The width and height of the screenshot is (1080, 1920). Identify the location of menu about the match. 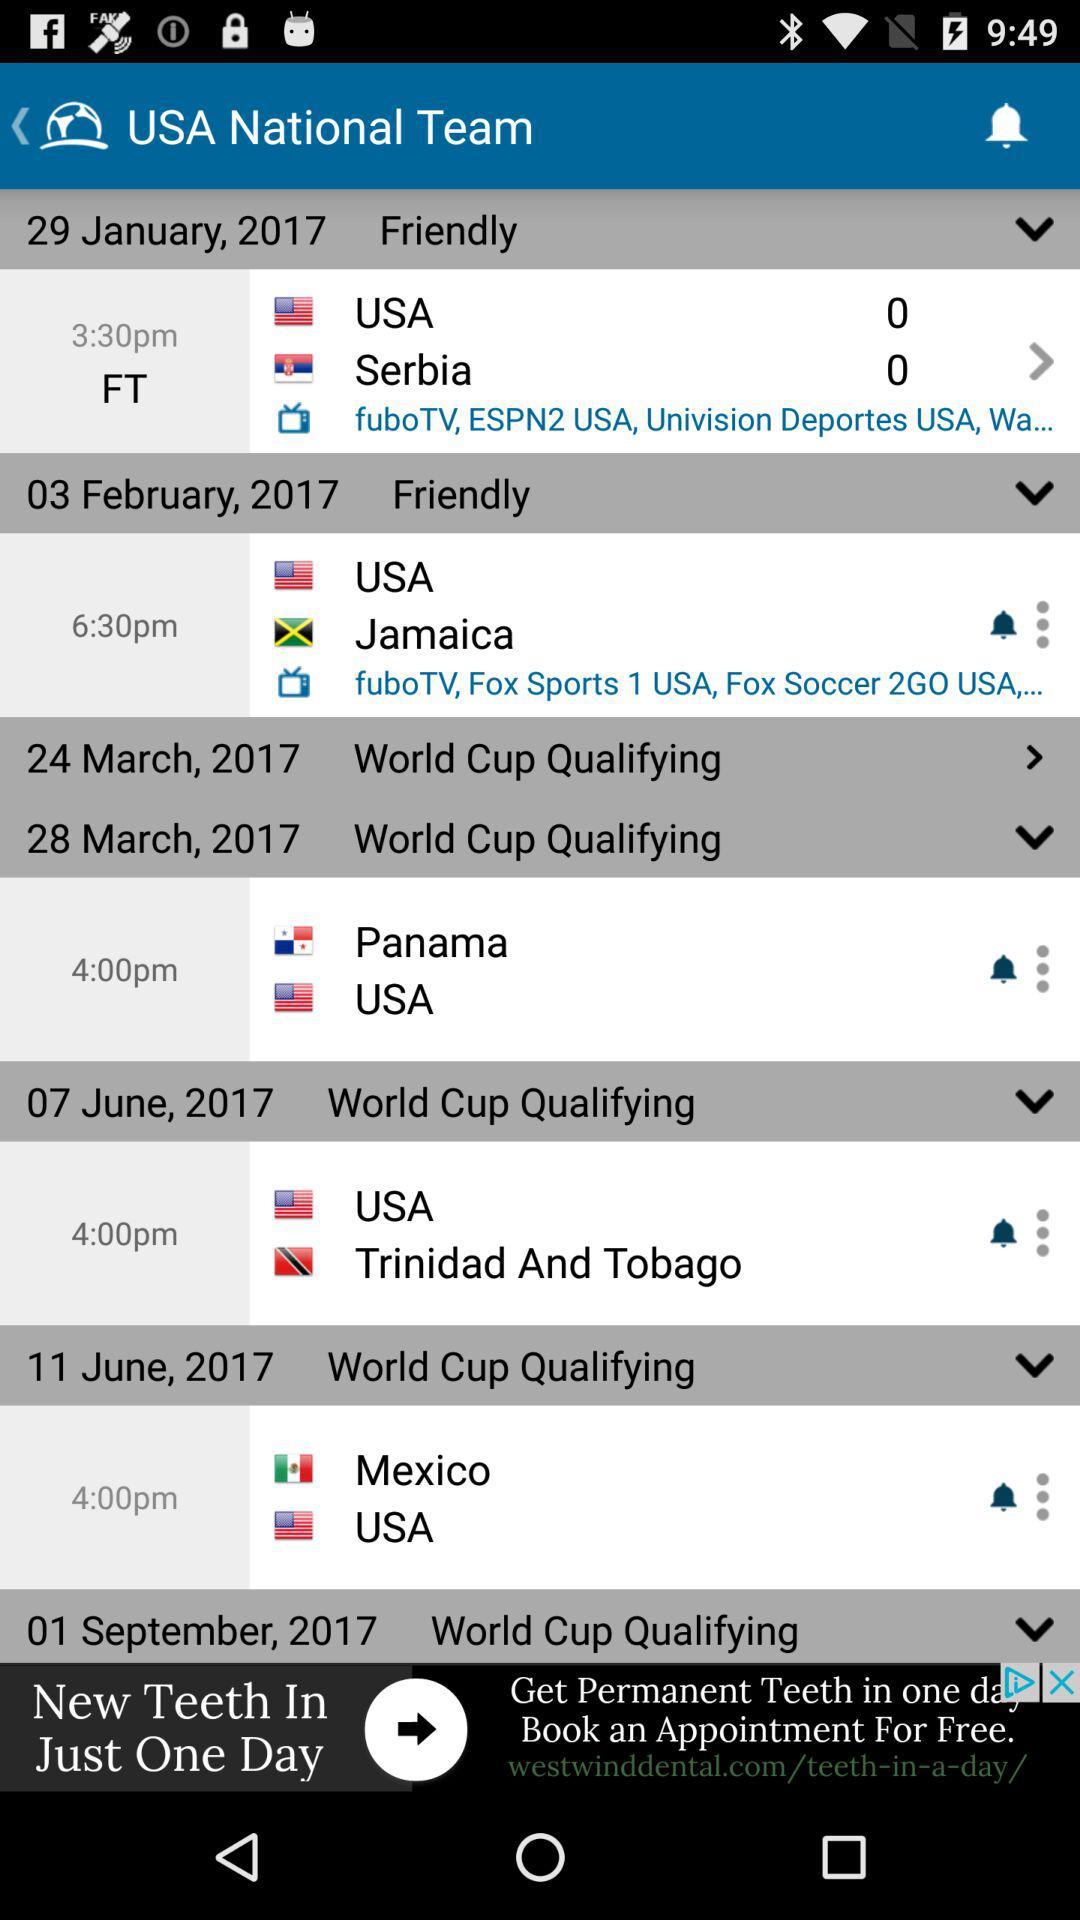
(1035, 623).